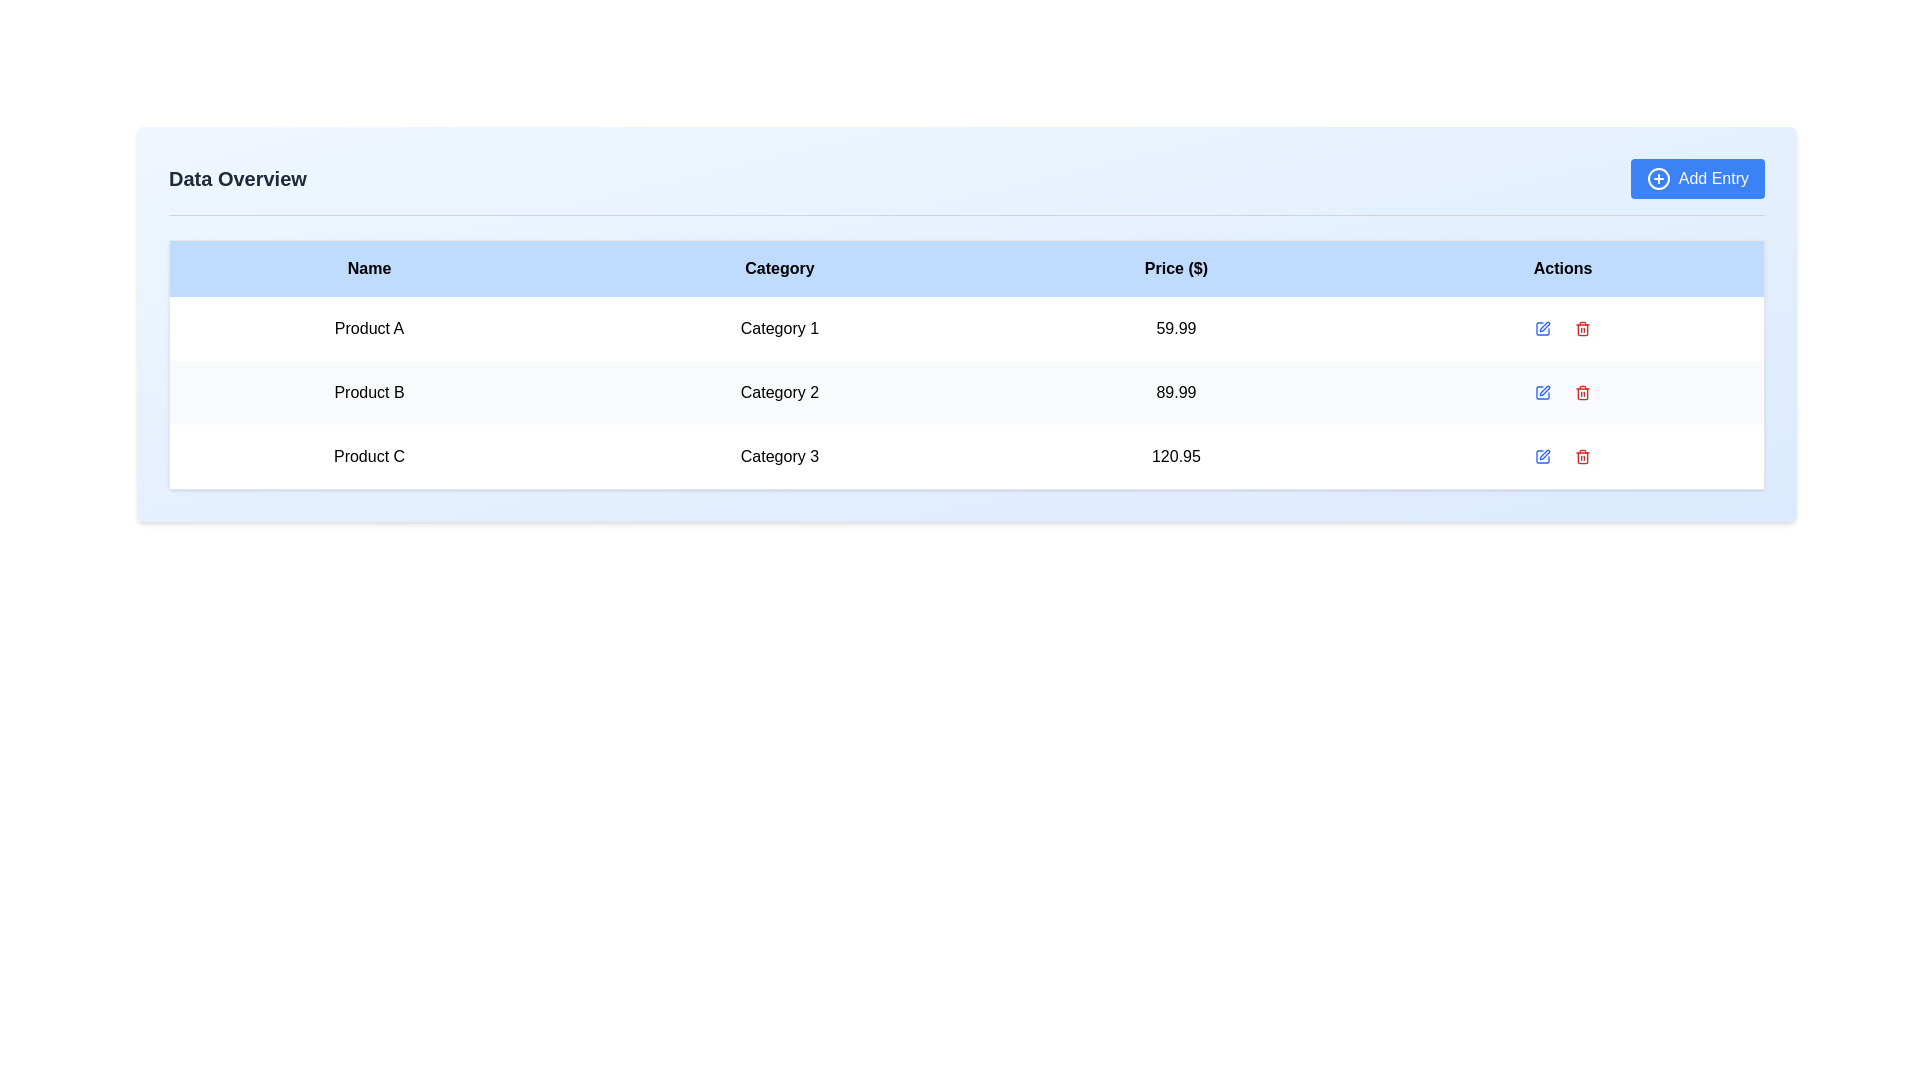  What do you see at coordinates (1582, 393) in the screenshot?
I see `the red trash bin icon representing the delete action, which is the second icon in the 'Actions' column of the second row of the product information table to trigger a hover effect` at bounding box center [1582, 393].